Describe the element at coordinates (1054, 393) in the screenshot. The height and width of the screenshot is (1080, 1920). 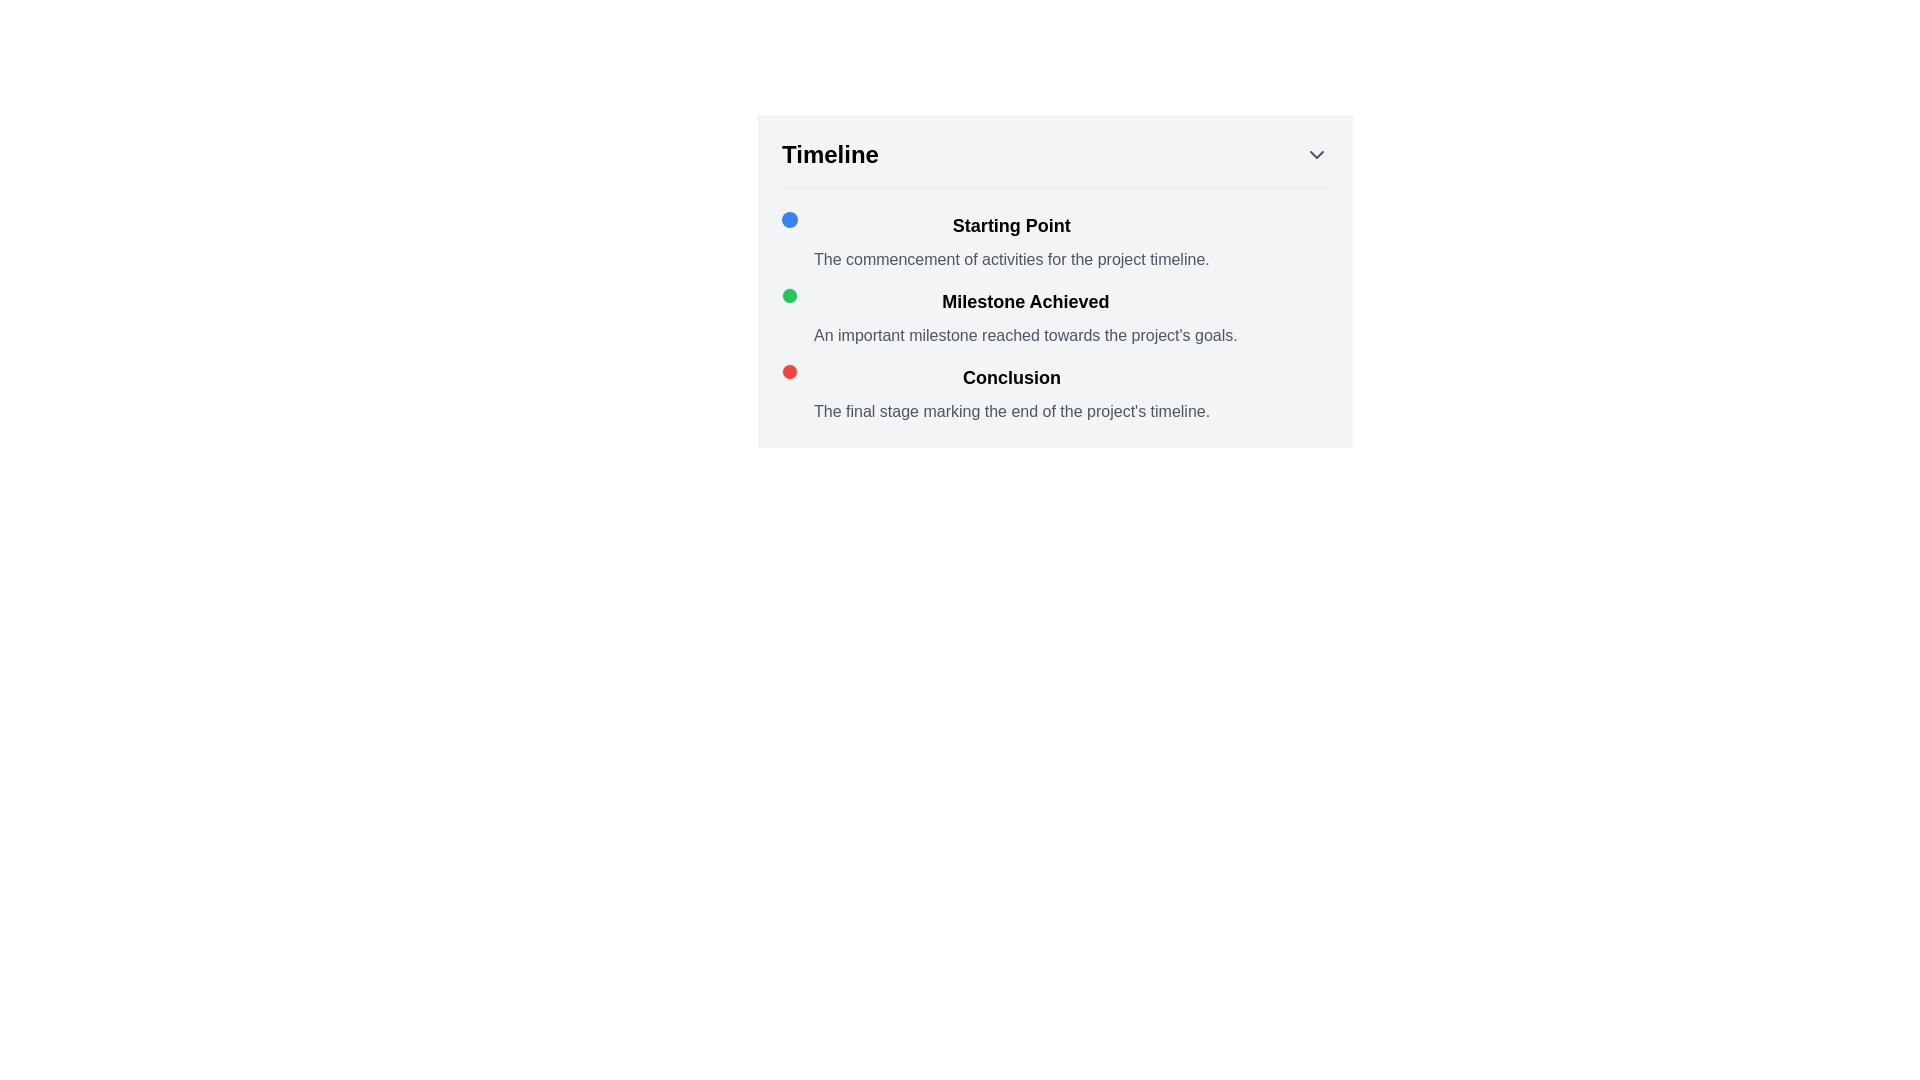
I see `descriptive text in the text block that represents the final stage in the timeline, located beneath the 'Milestone Achieved' entry` at that location.